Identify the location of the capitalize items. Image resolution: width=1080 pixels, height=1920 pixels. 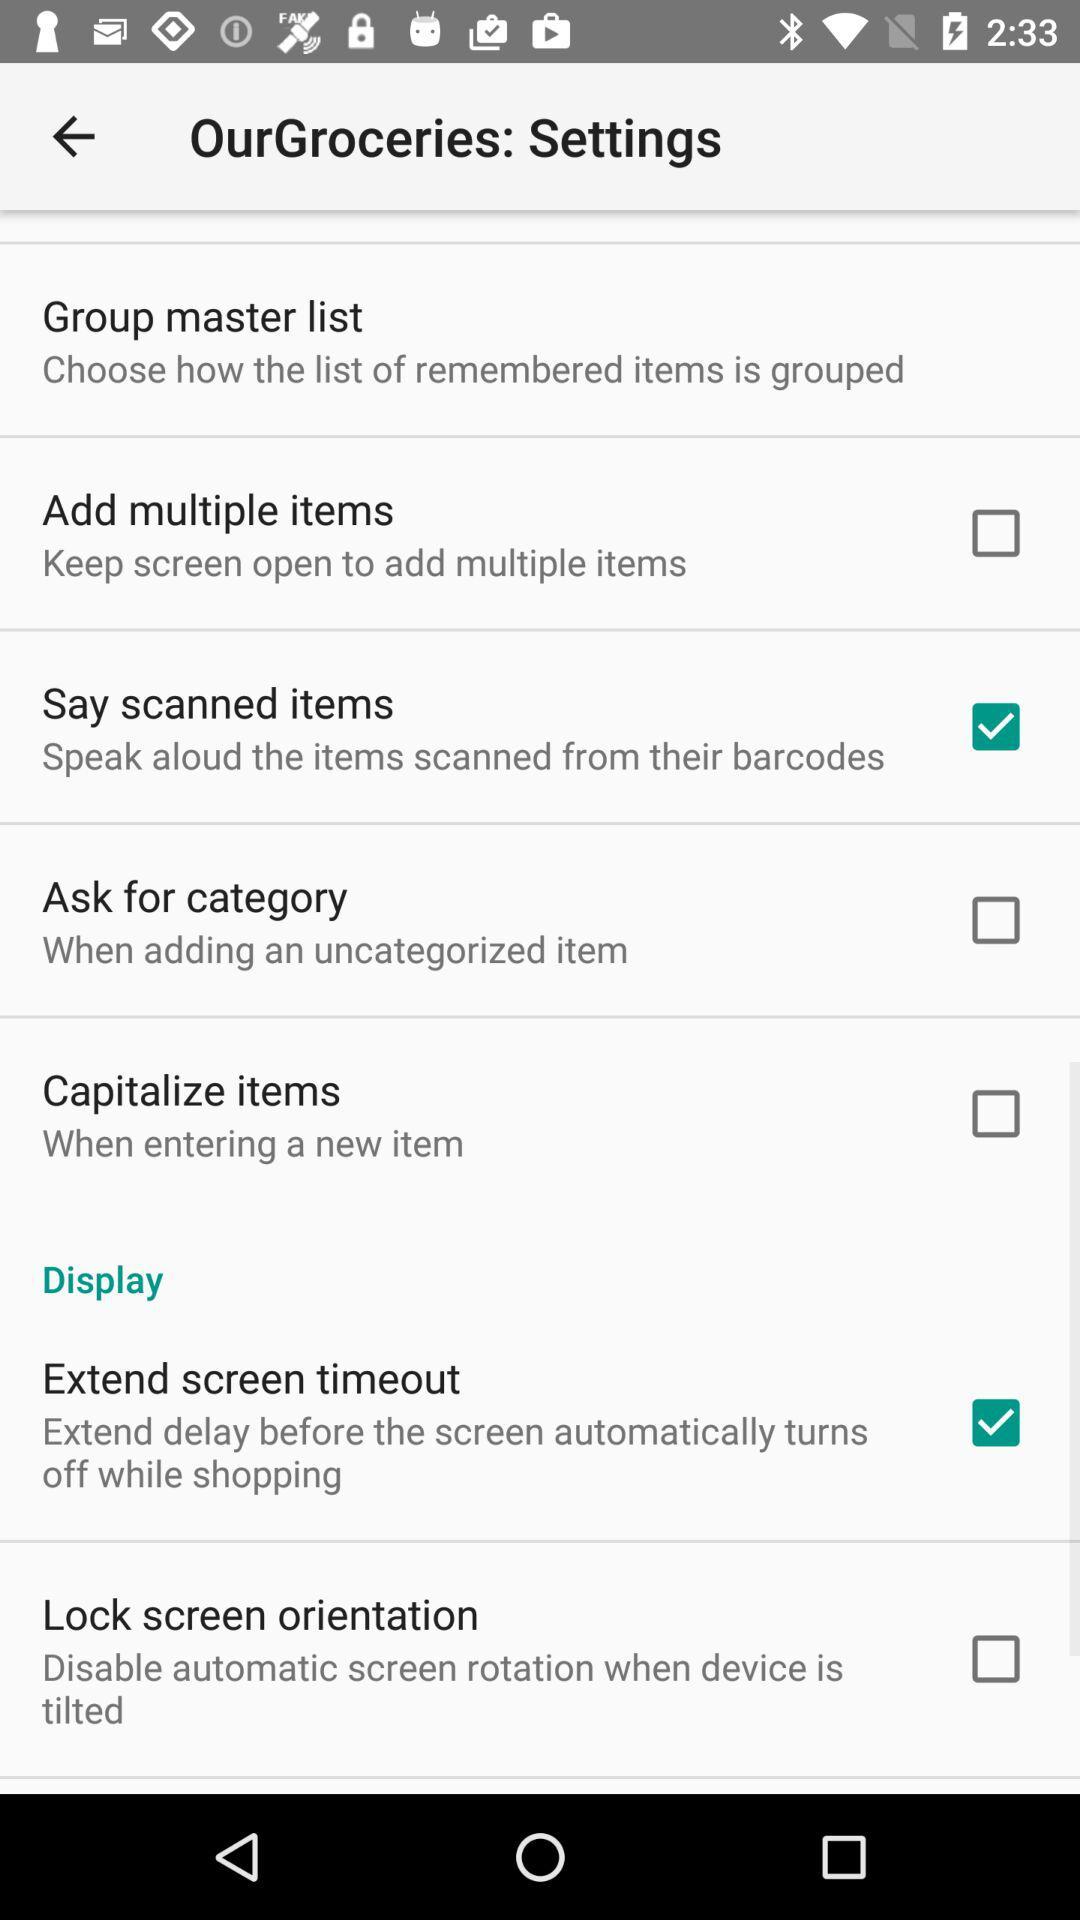
(191, 1088).